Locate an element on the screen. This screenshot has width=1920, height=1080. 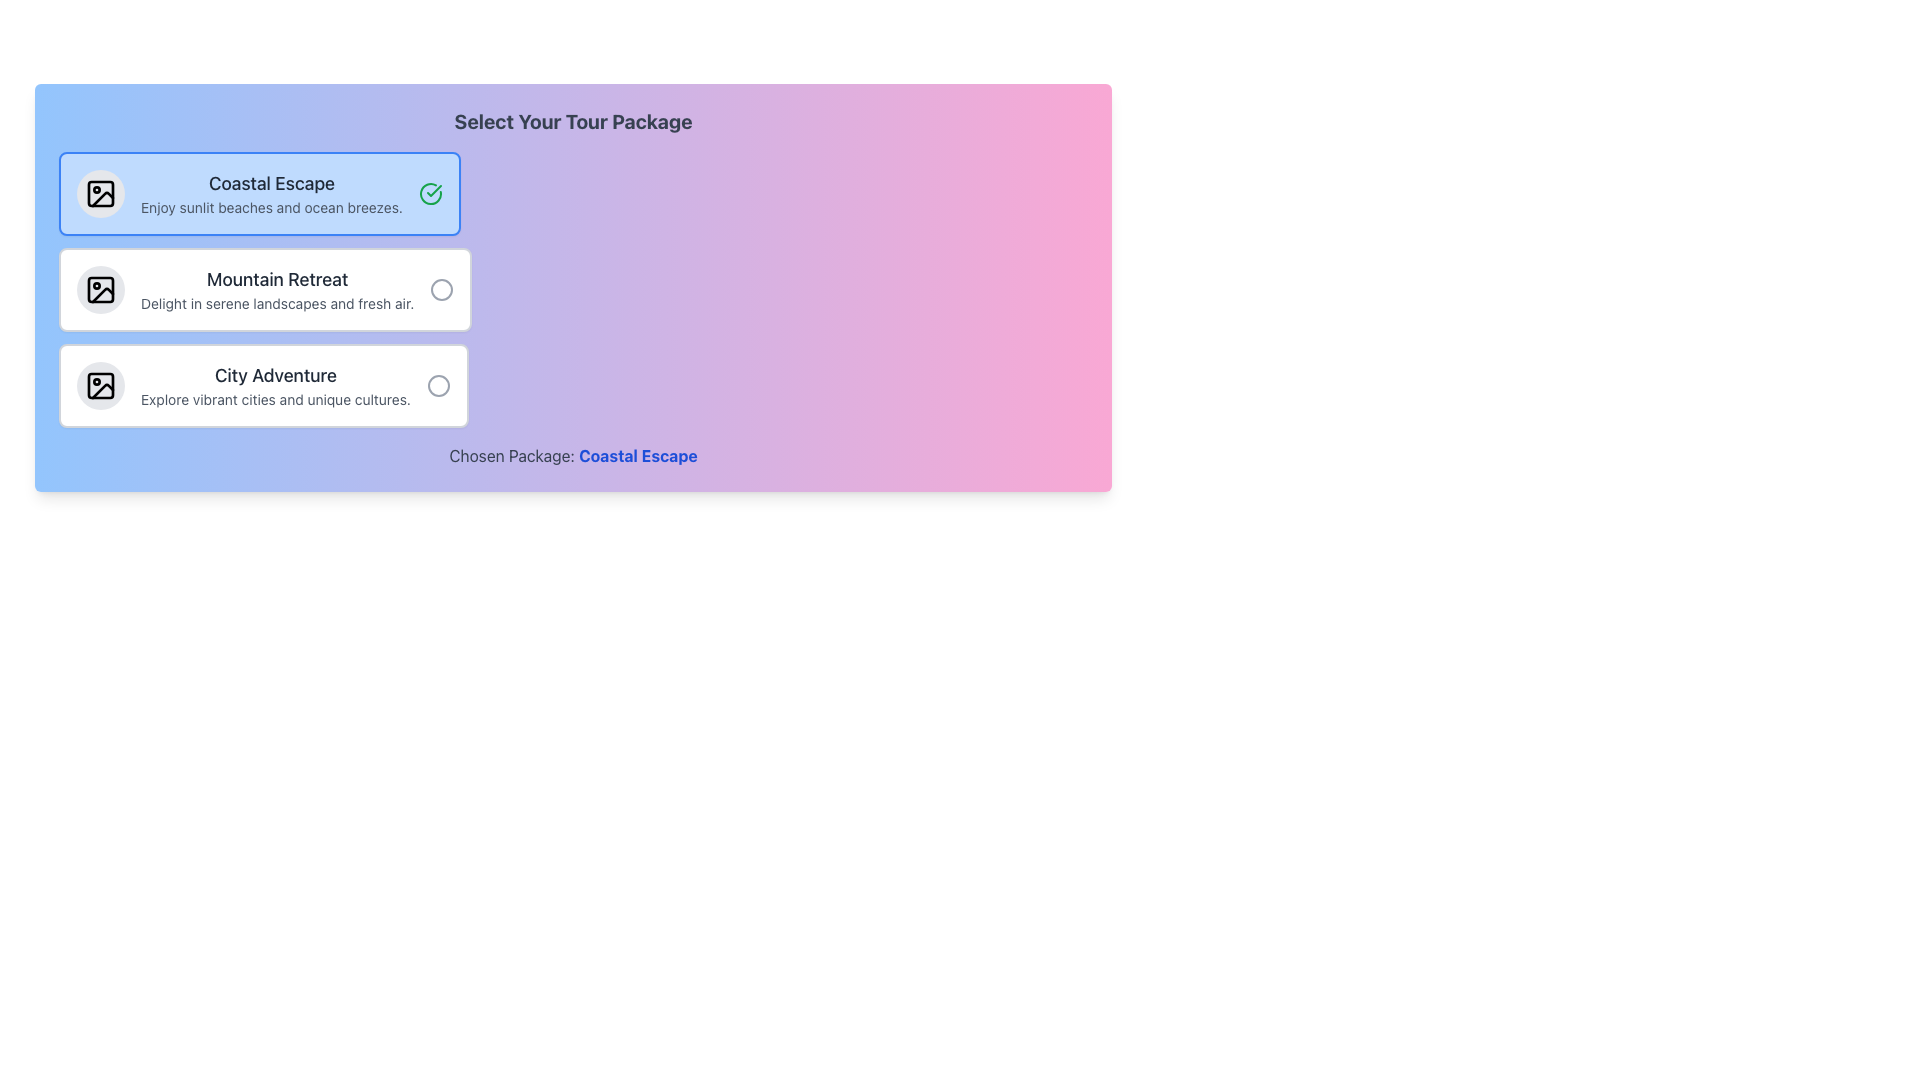
the graphic icon resembling a picture frame with a circular and triangular design inside it, located to the left of the 'Mountain Retreat' text in the vertical list of tour packages is located at coordinates (99, 289).